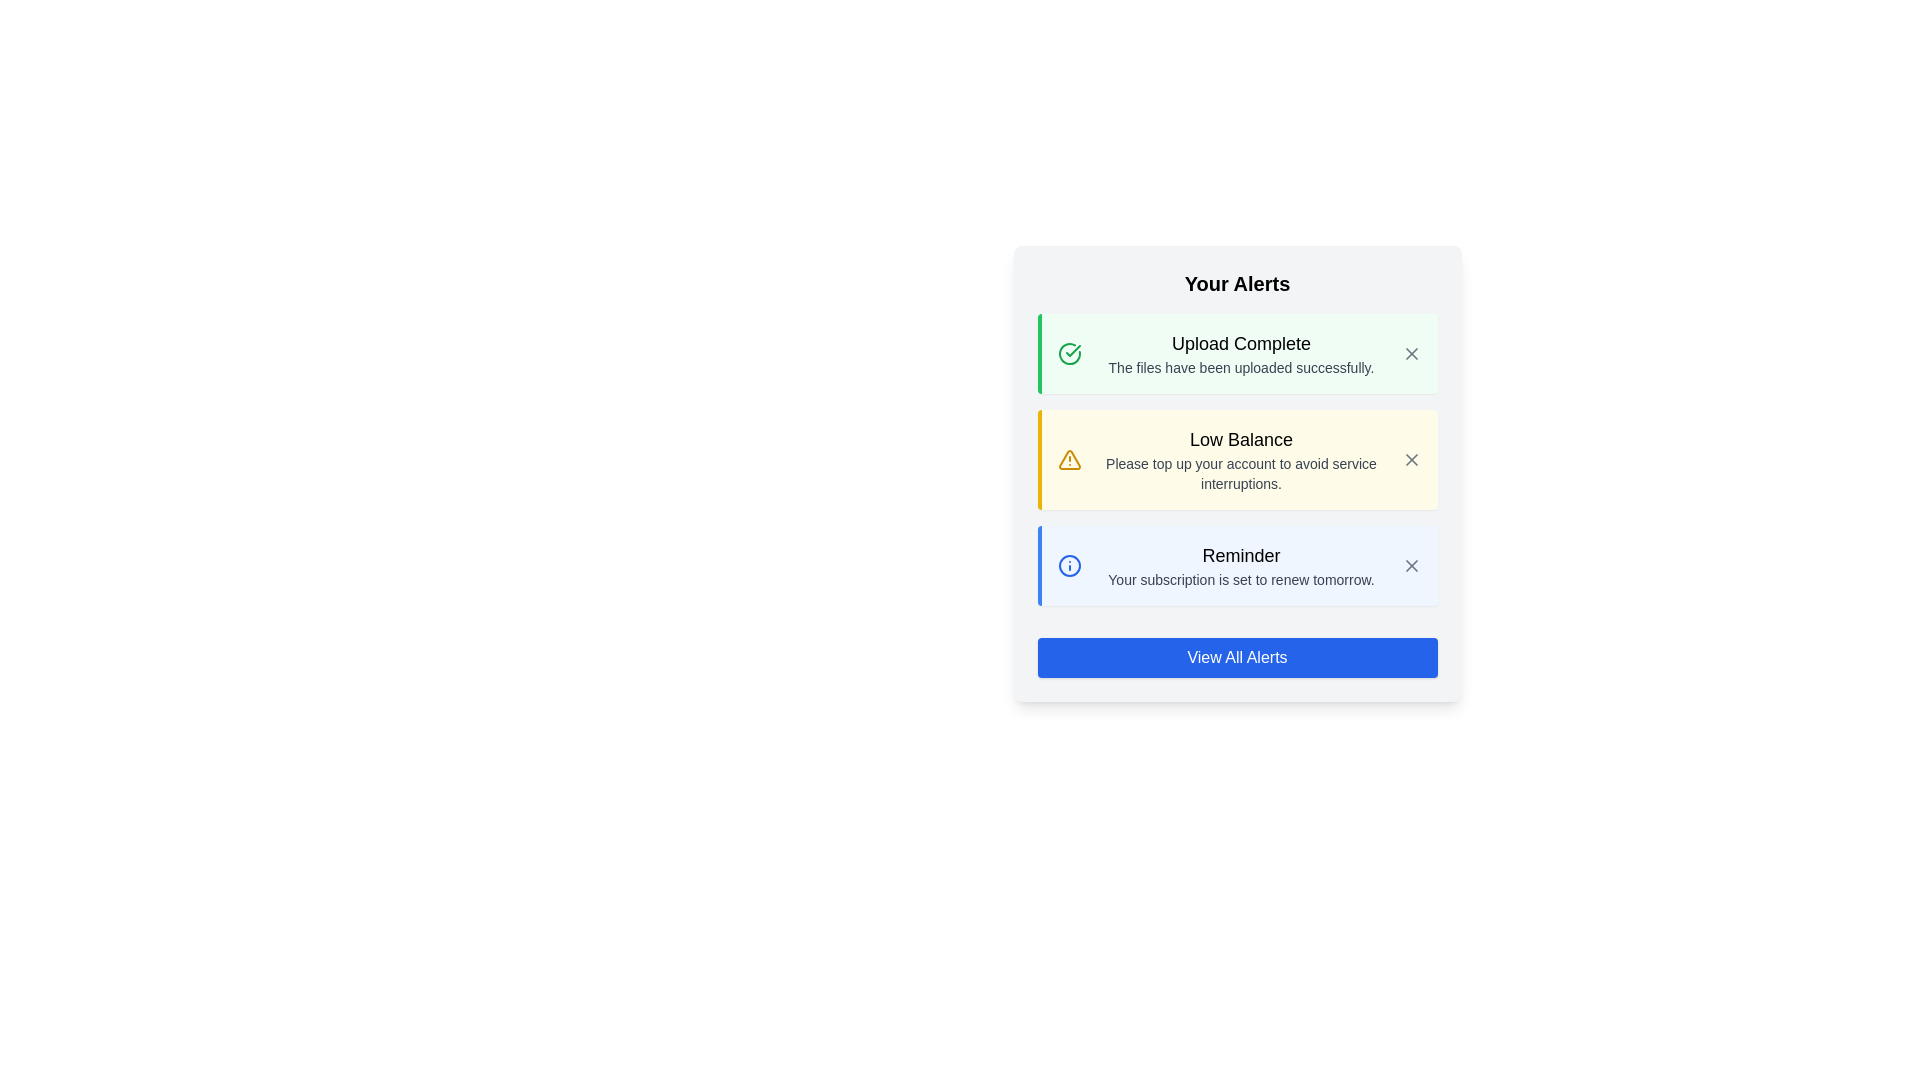 This screenshot has width=1920, height=1080. Describe the element at coordinates (1068, 459) in the screenshot. I see `the triangular warning icon with a yellow outline and an exclamation mark inside, located near the title 'Low Balance' in the alert box` at that location.